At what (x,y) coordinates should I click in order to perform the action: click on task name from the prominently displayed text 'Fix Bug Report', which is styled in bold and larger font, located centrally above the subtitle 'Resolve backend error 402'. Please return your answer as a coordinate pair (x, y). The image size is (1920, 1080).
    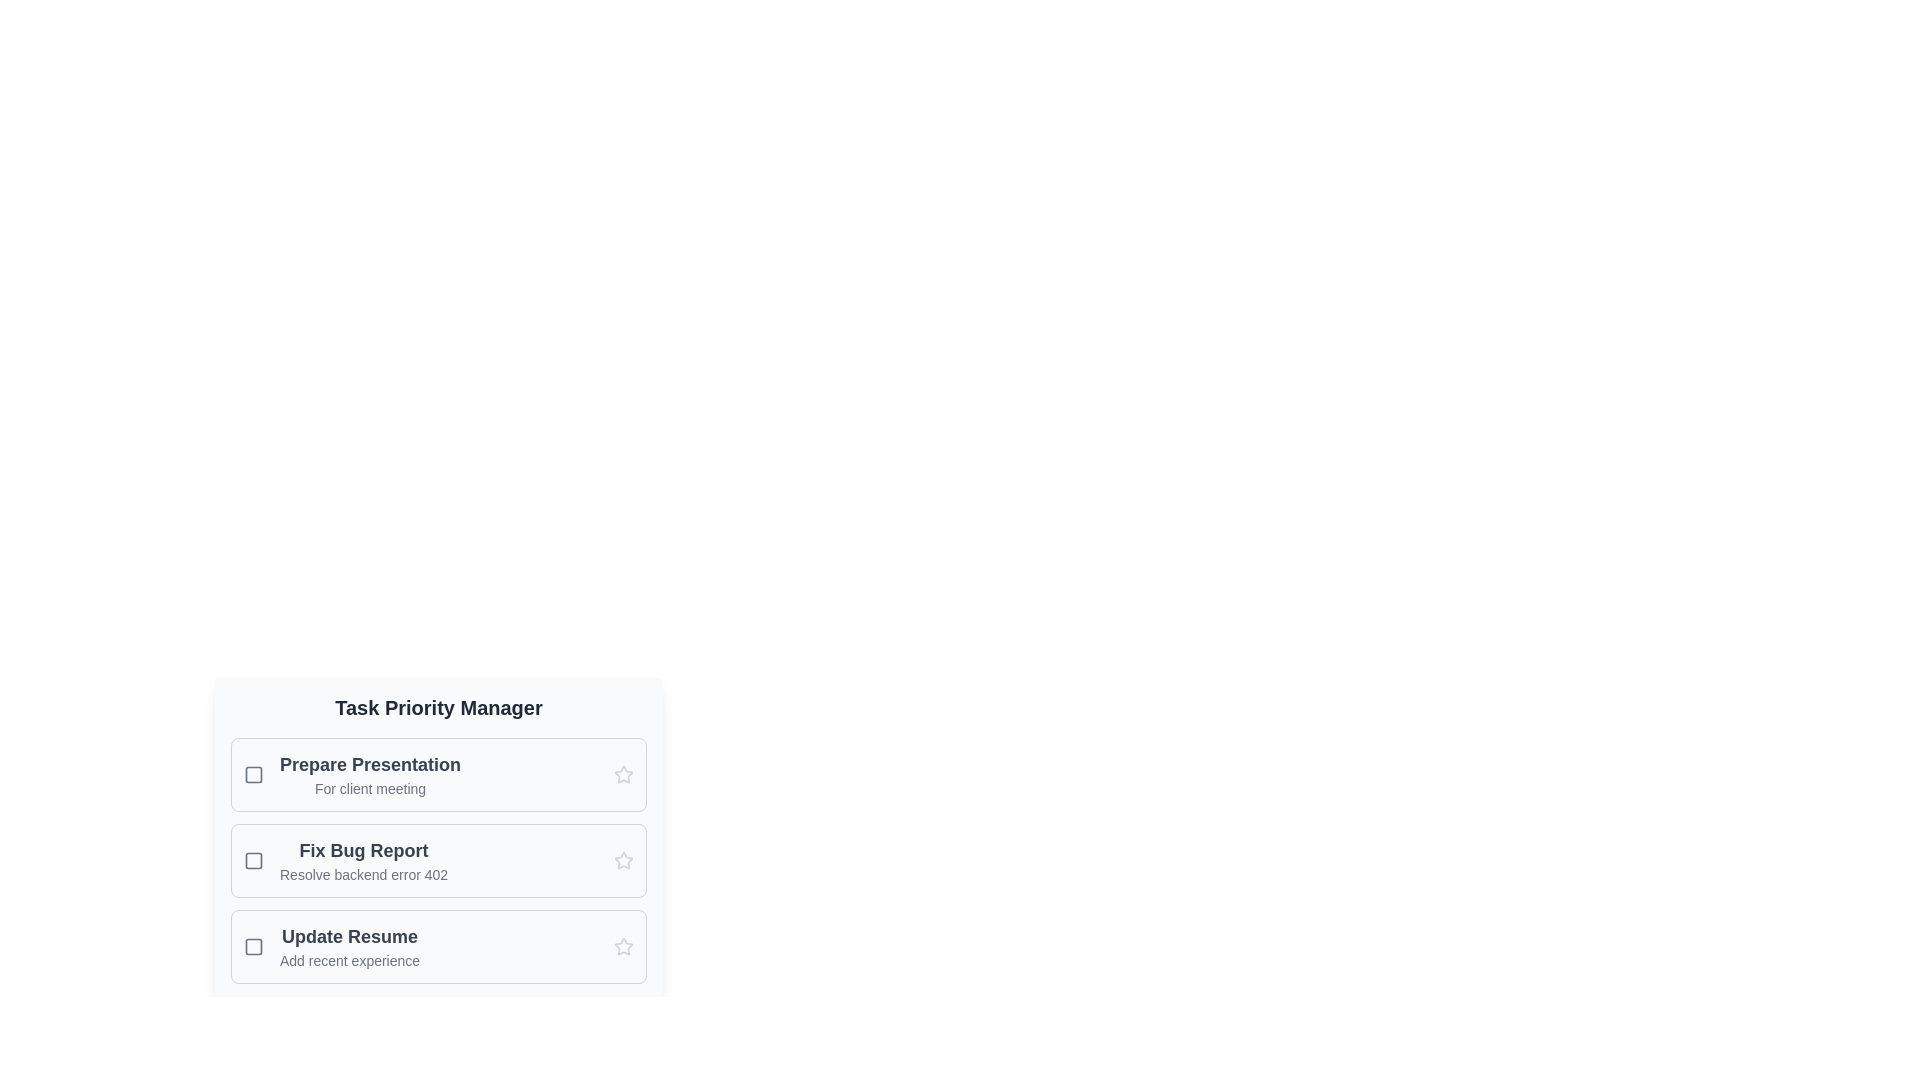
    Looking at the image, I should click on (364, 851).